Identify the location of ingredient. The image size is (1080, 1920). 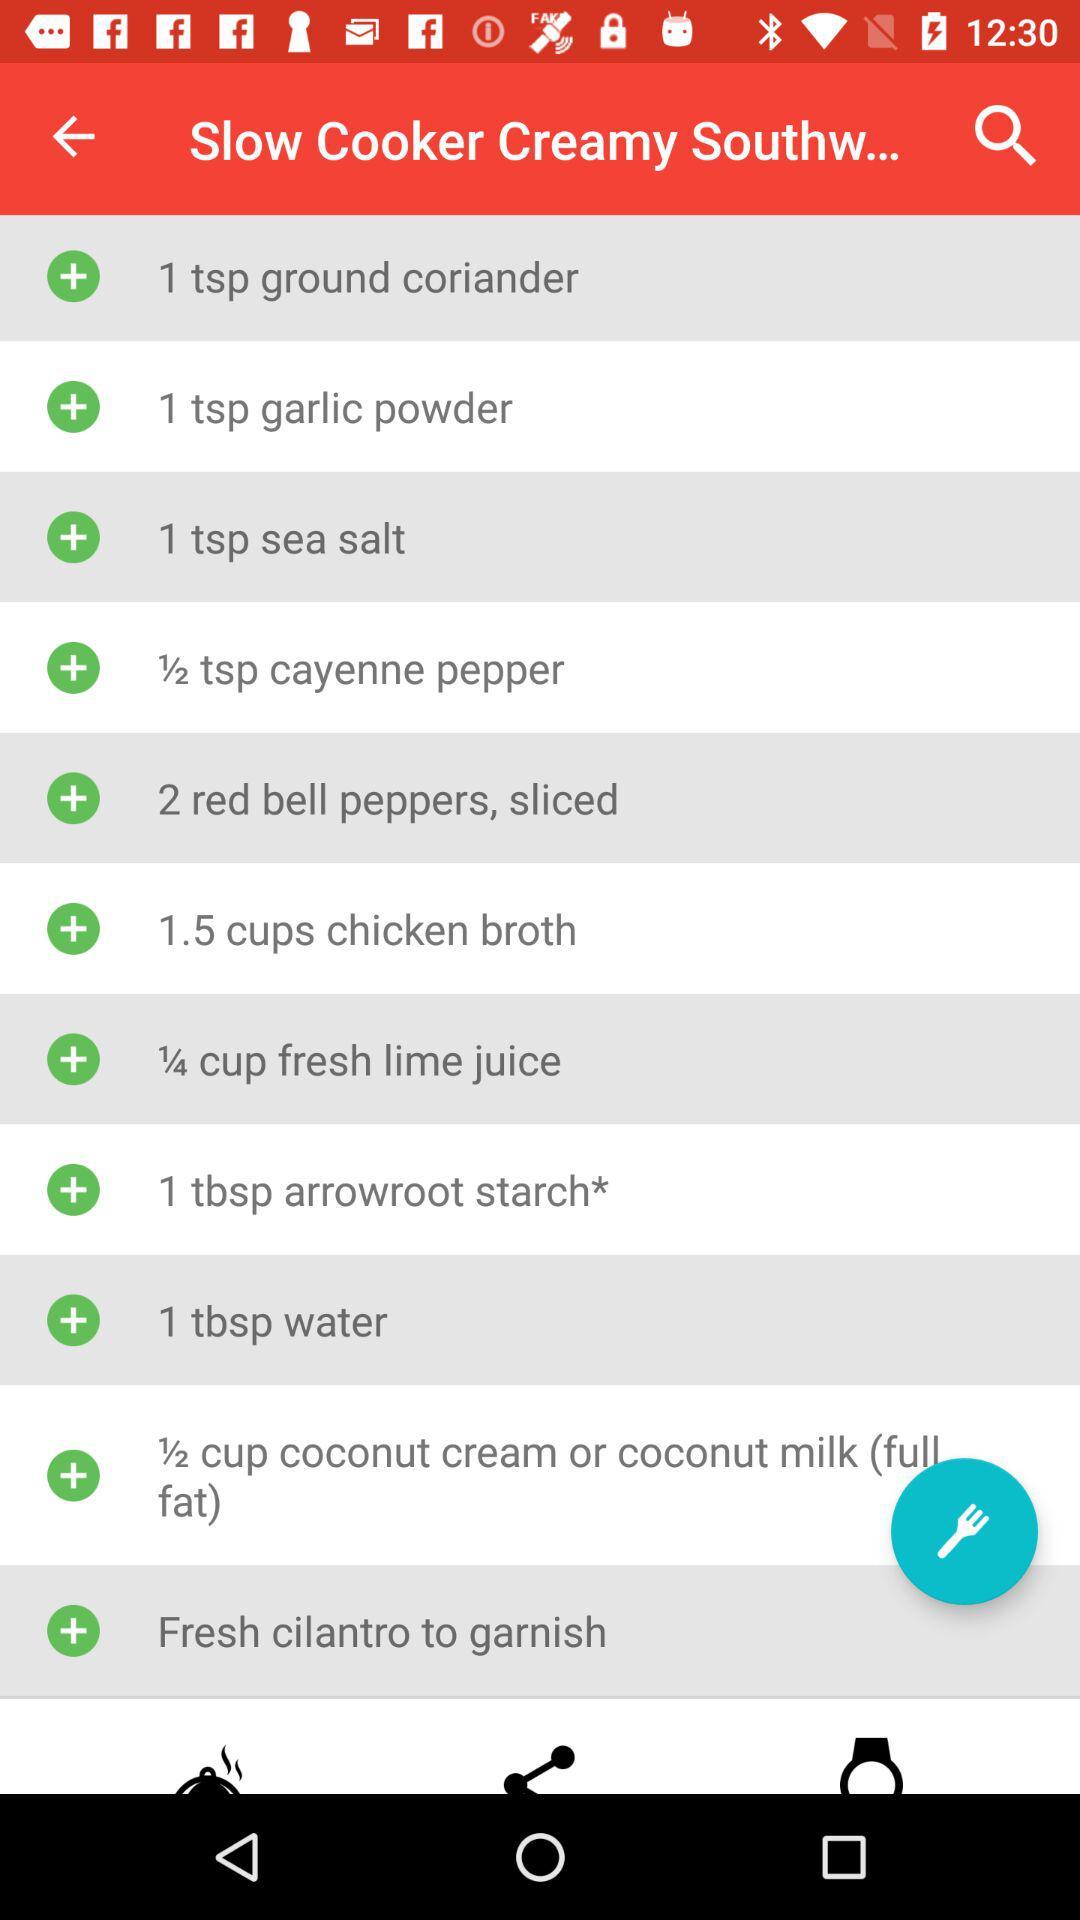
(963, 1530).